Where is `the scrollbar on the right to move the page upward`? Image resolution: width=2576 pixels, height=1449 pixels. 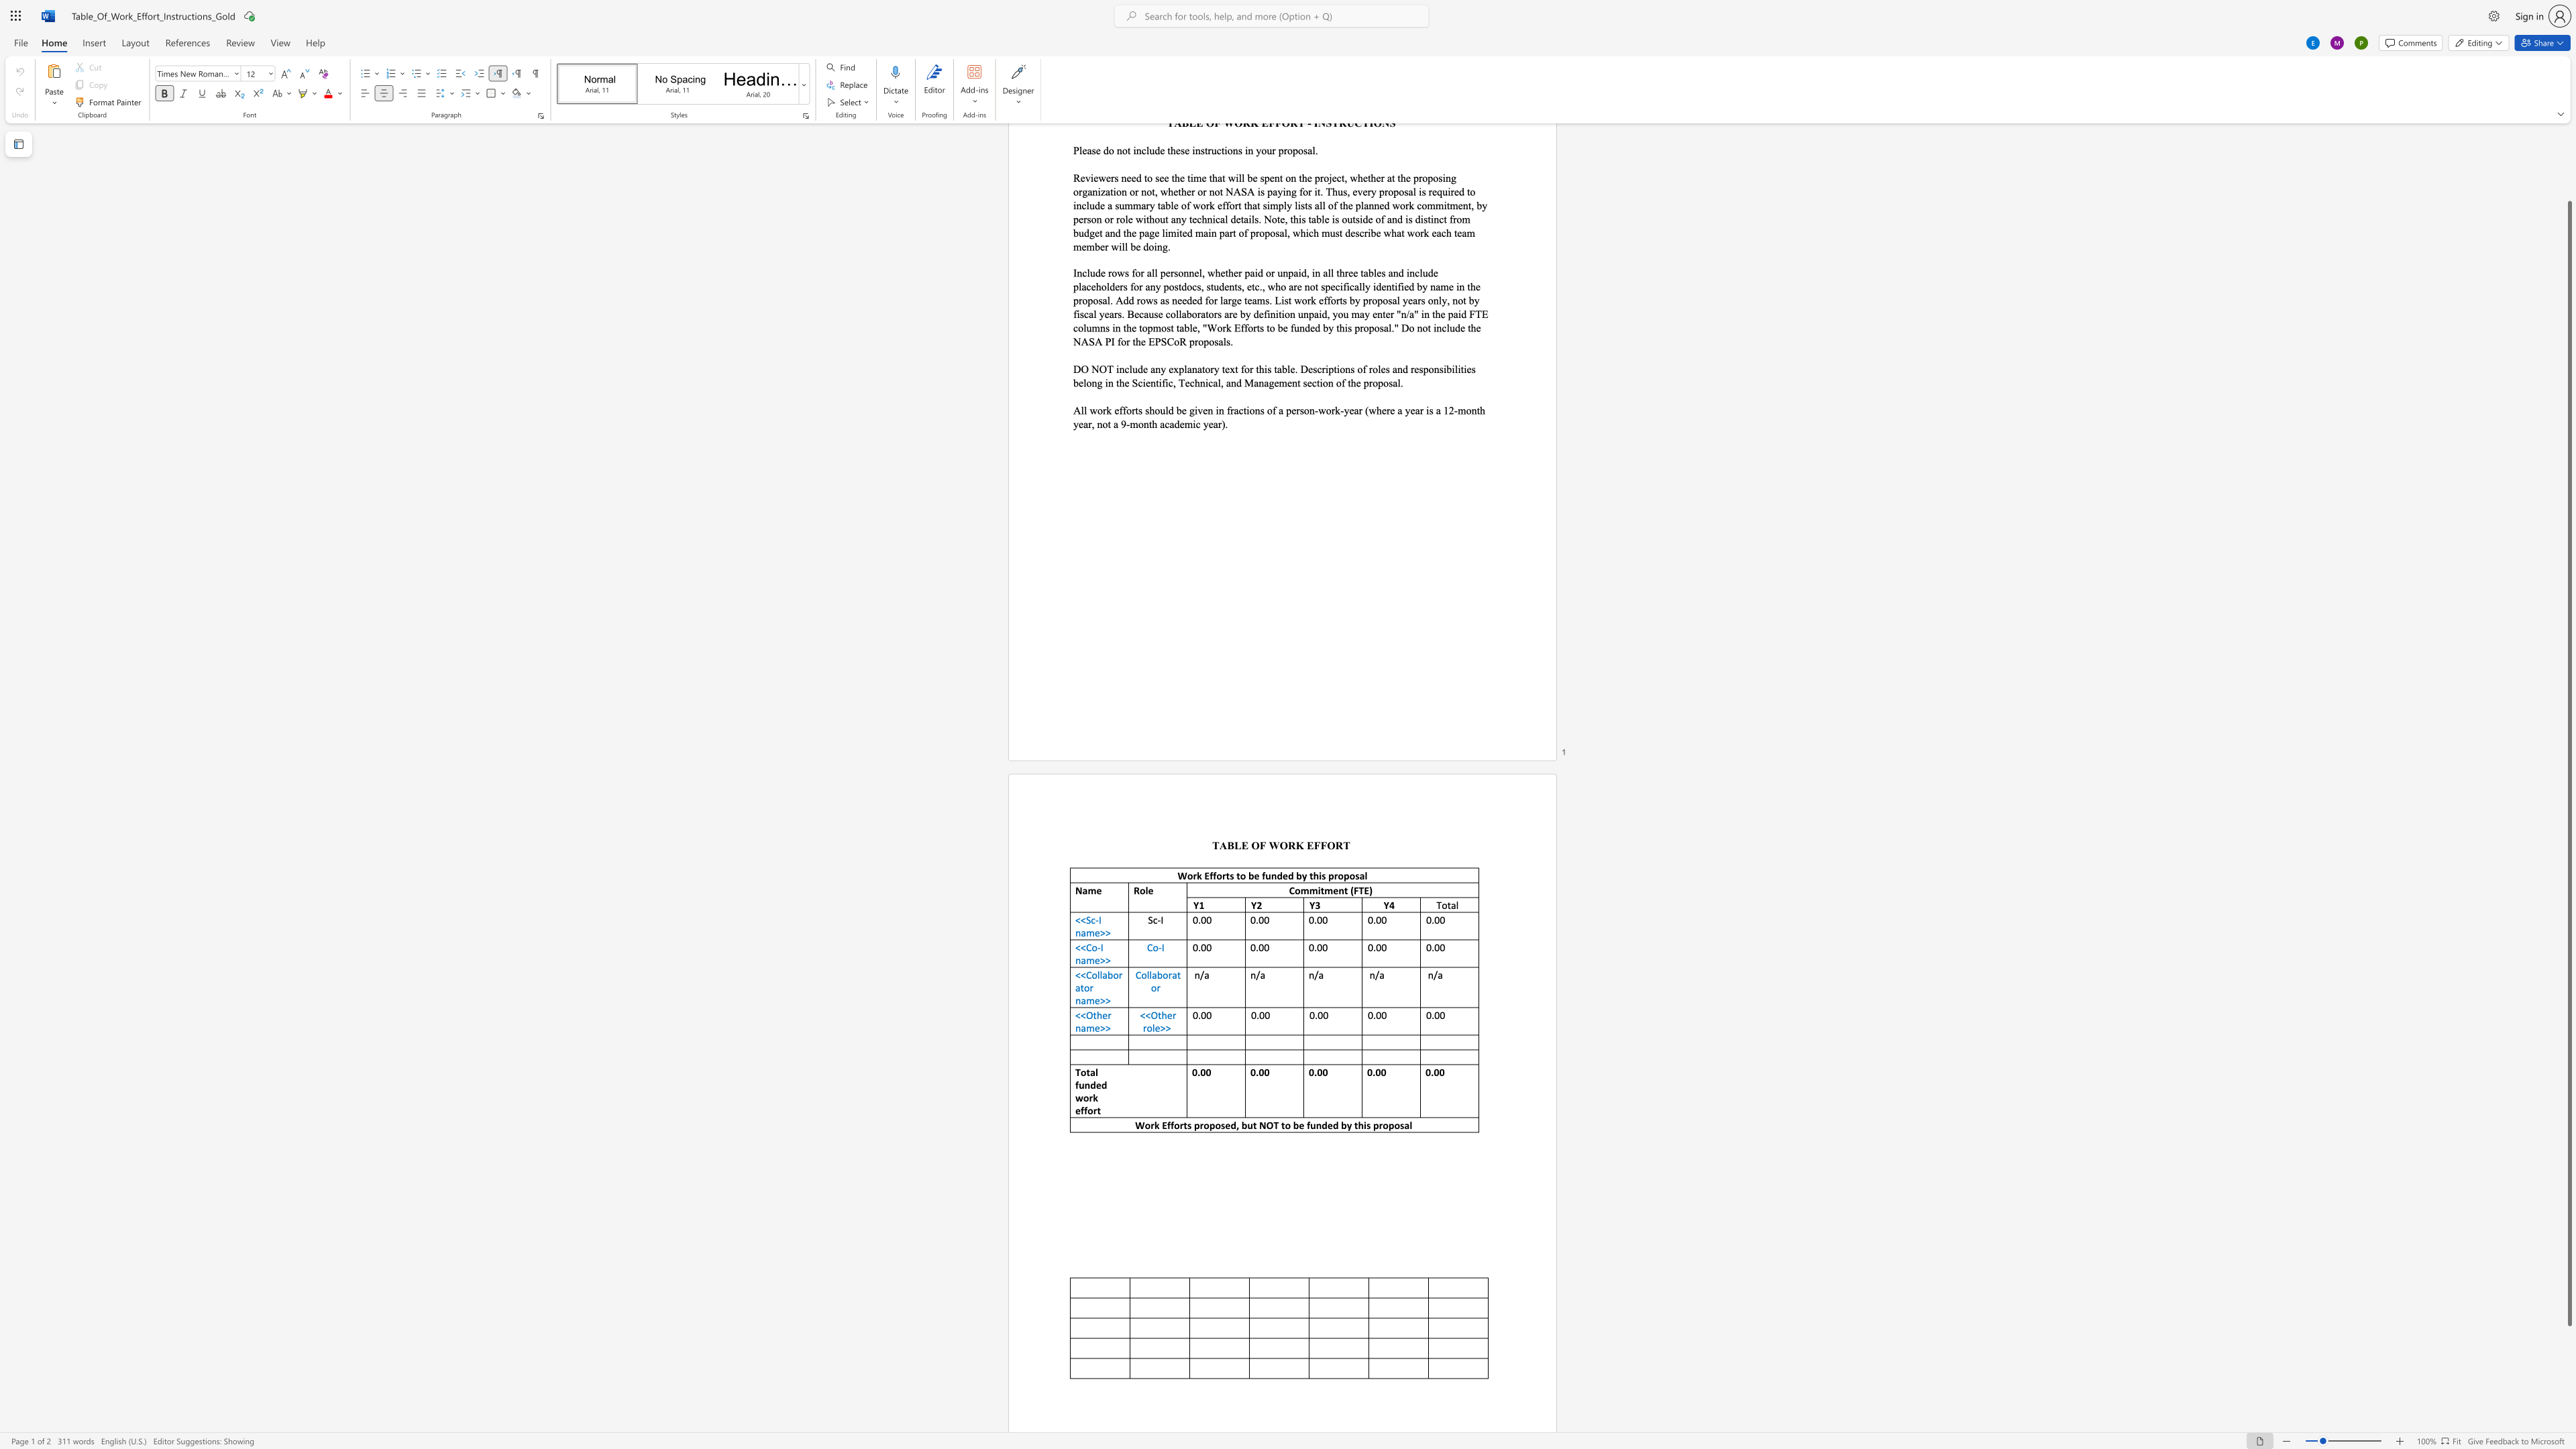 the scrollbar on the right to move the page upward is located at coordinates (2568, 147).